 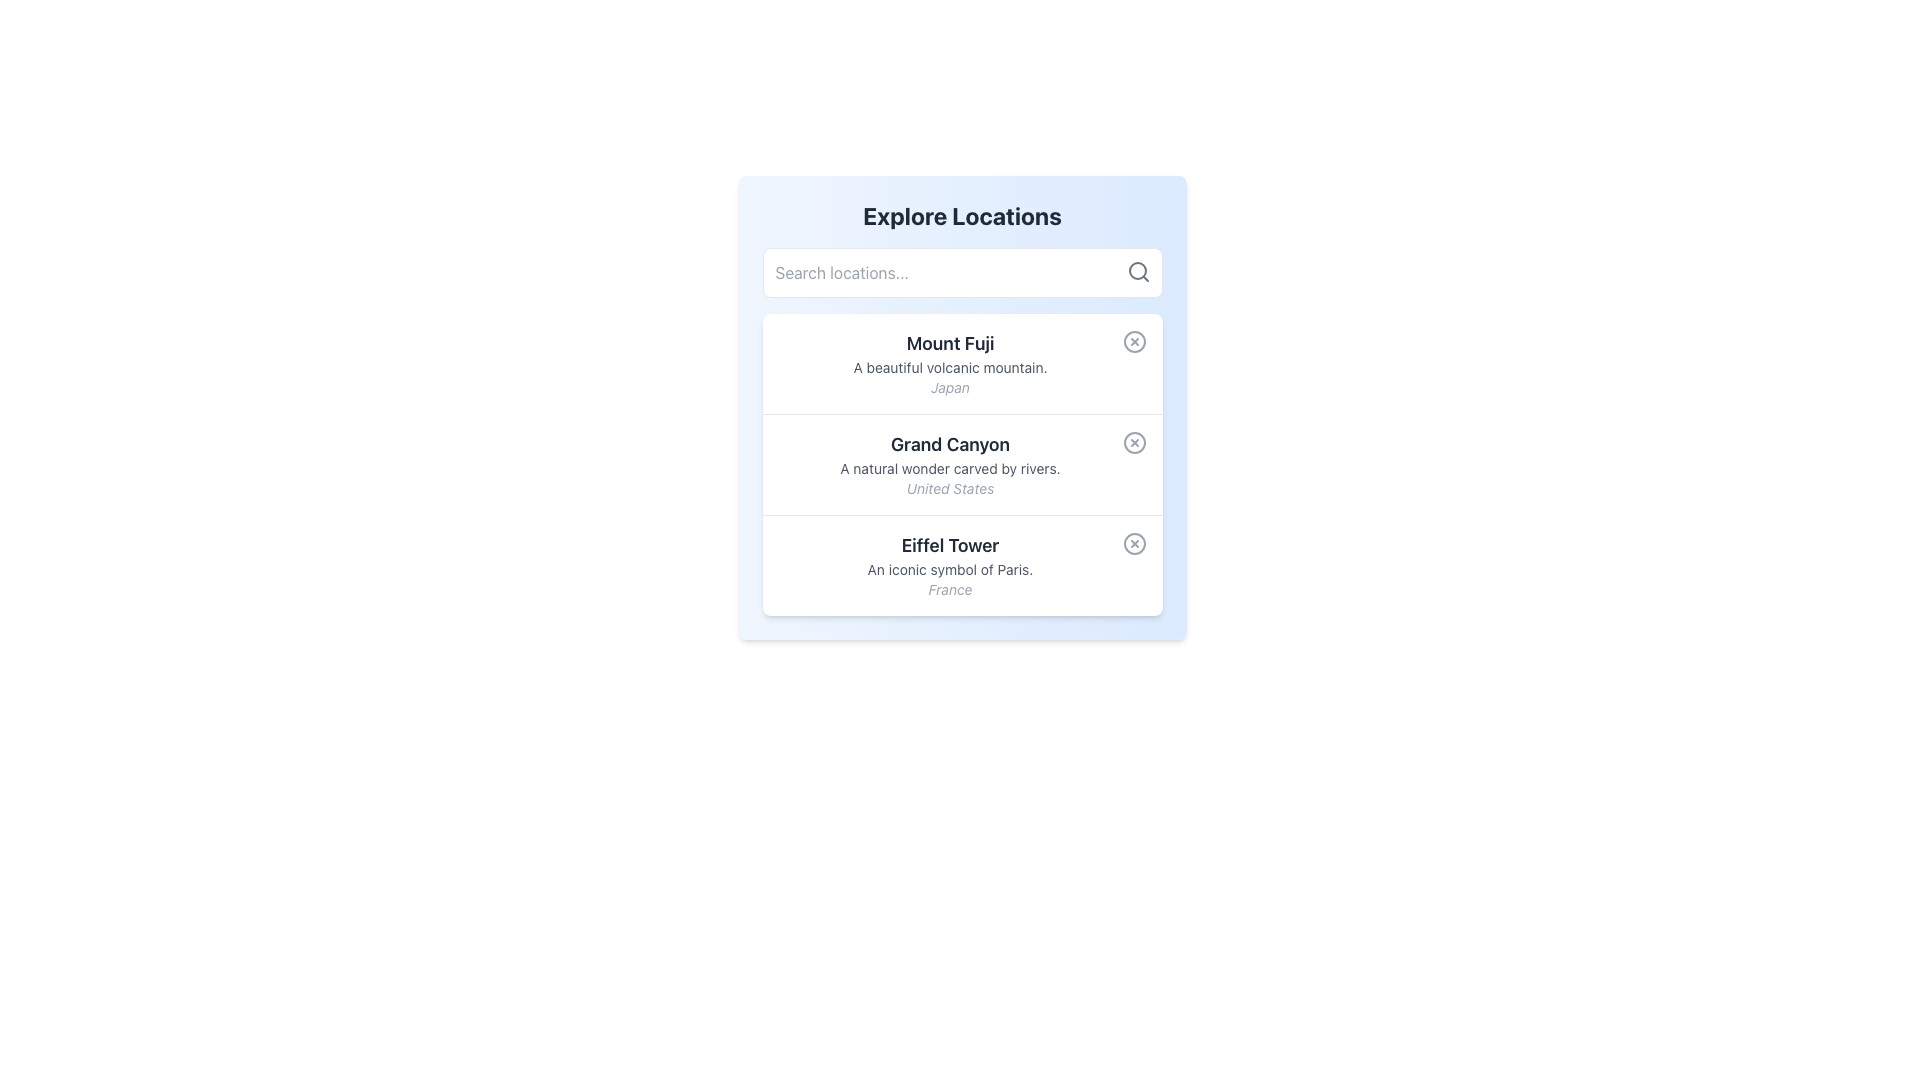 I want to click on the Text block representing the Eiffel Tower, which is the third item in a vertical list of location entries, so click(x=949, y=566).